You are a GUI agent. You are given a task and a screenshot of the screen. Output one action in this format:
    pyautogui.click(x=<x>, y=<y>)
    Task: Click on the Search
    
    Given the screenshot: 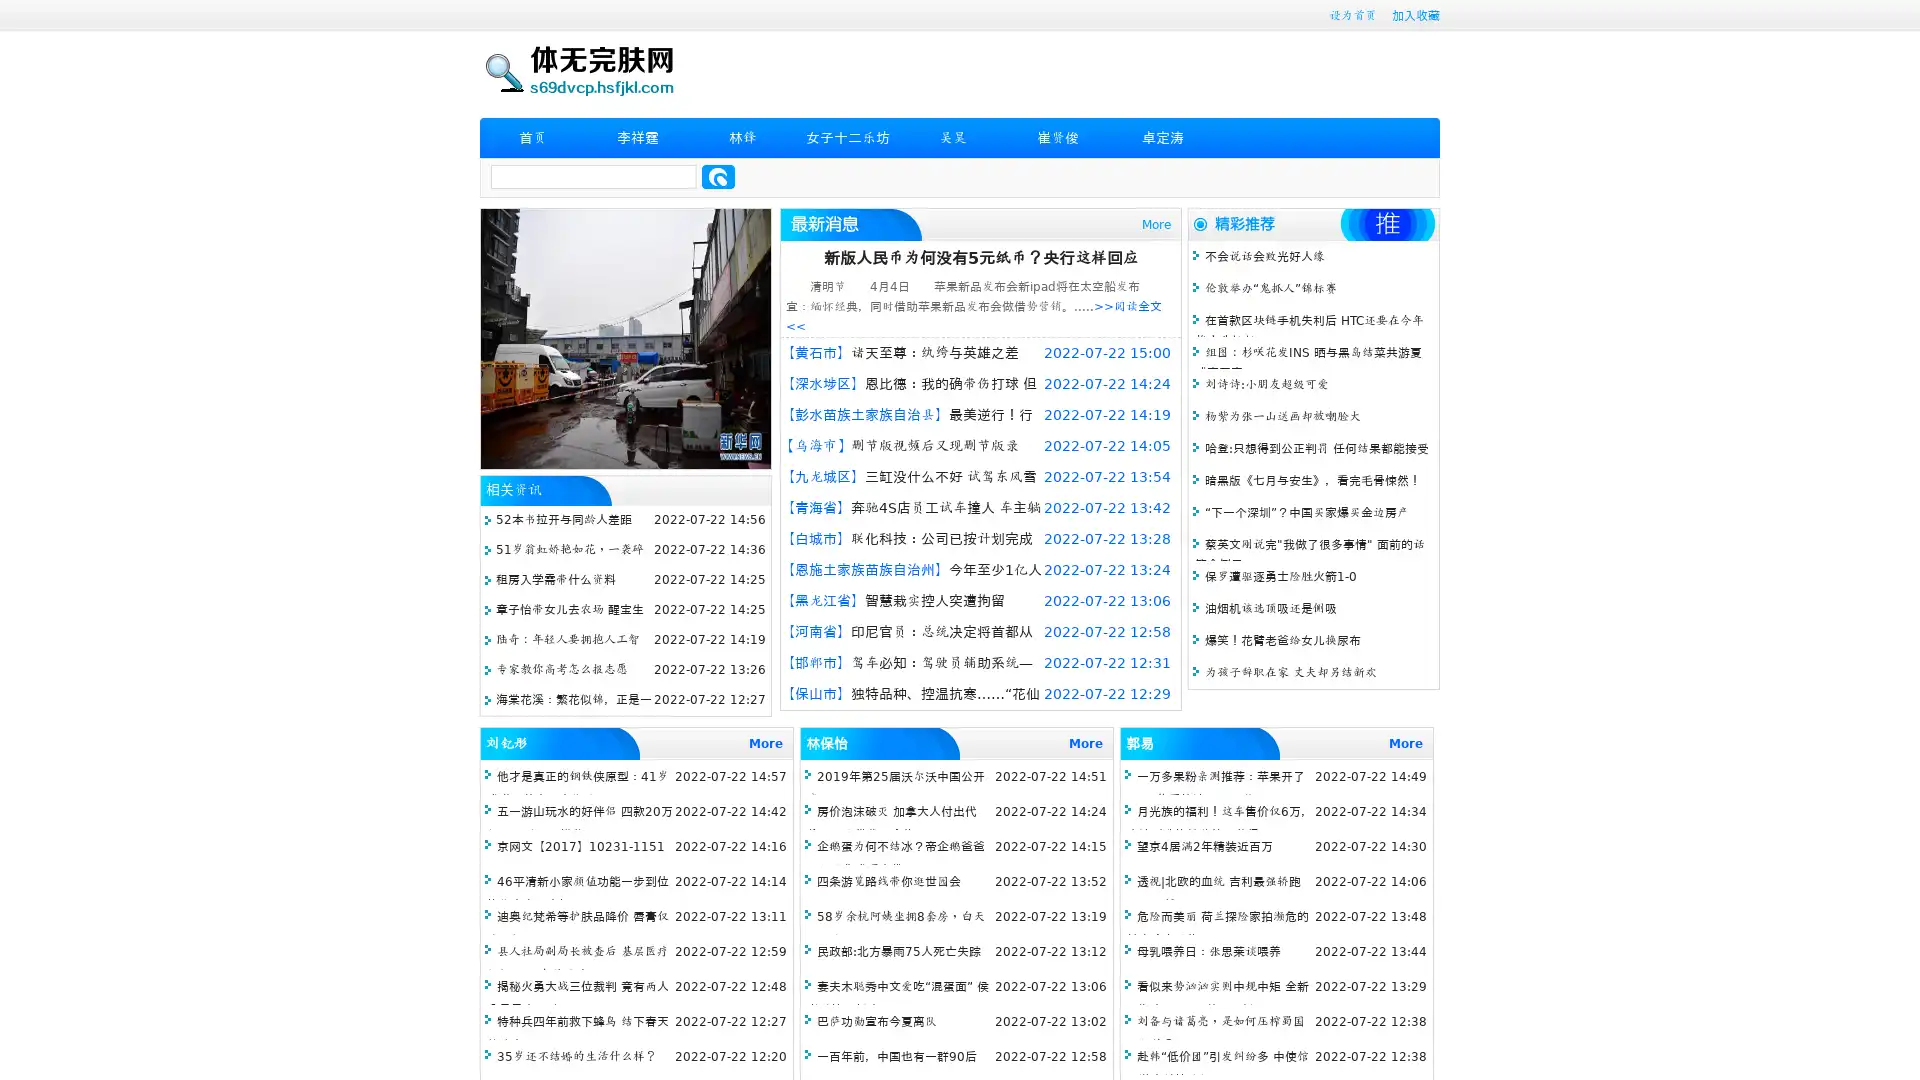 What is the action you would take?
    pyautogui.click(x=718, y=176)
    